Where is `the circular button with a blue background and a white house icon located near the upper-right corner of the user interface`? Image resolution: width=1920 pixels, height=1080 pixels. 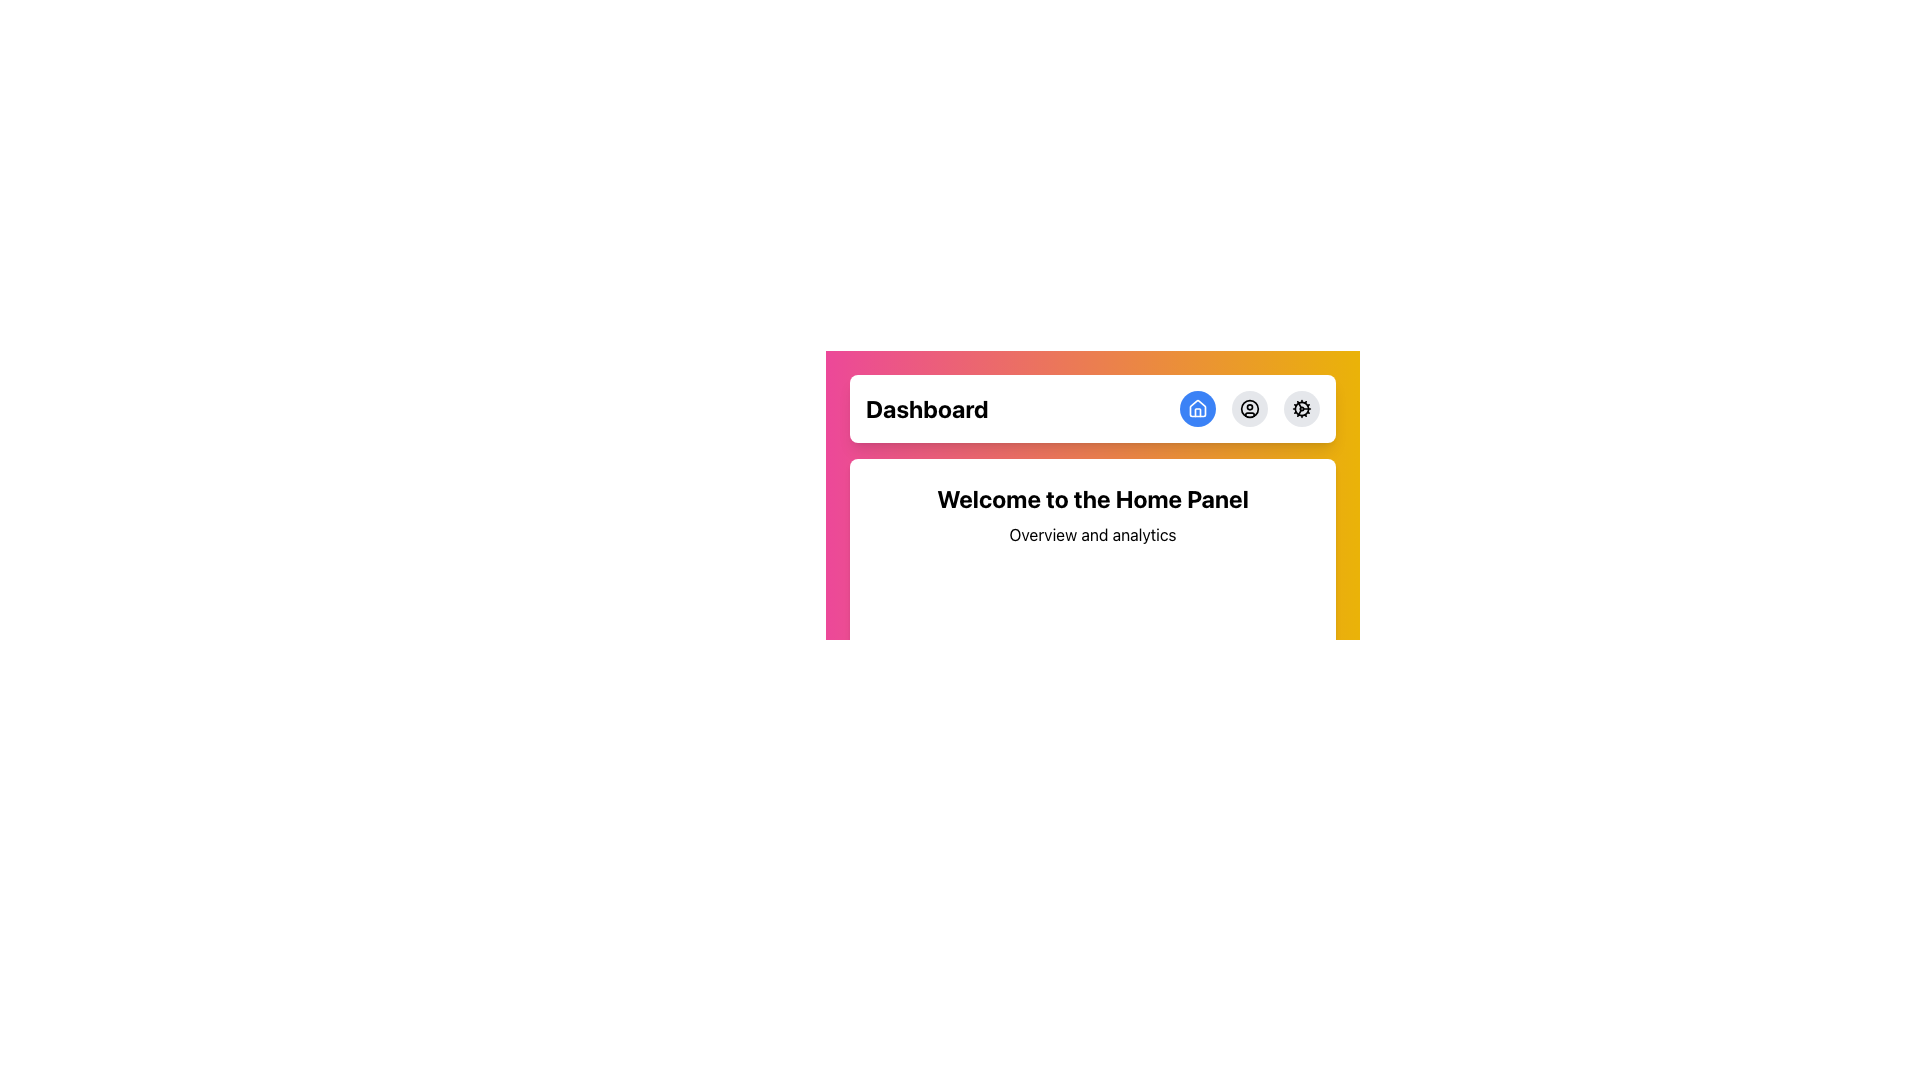 the circular button with a blue background and a white house icon located near the upper-right corner of the user interface is located at coordinates (1198, 407).